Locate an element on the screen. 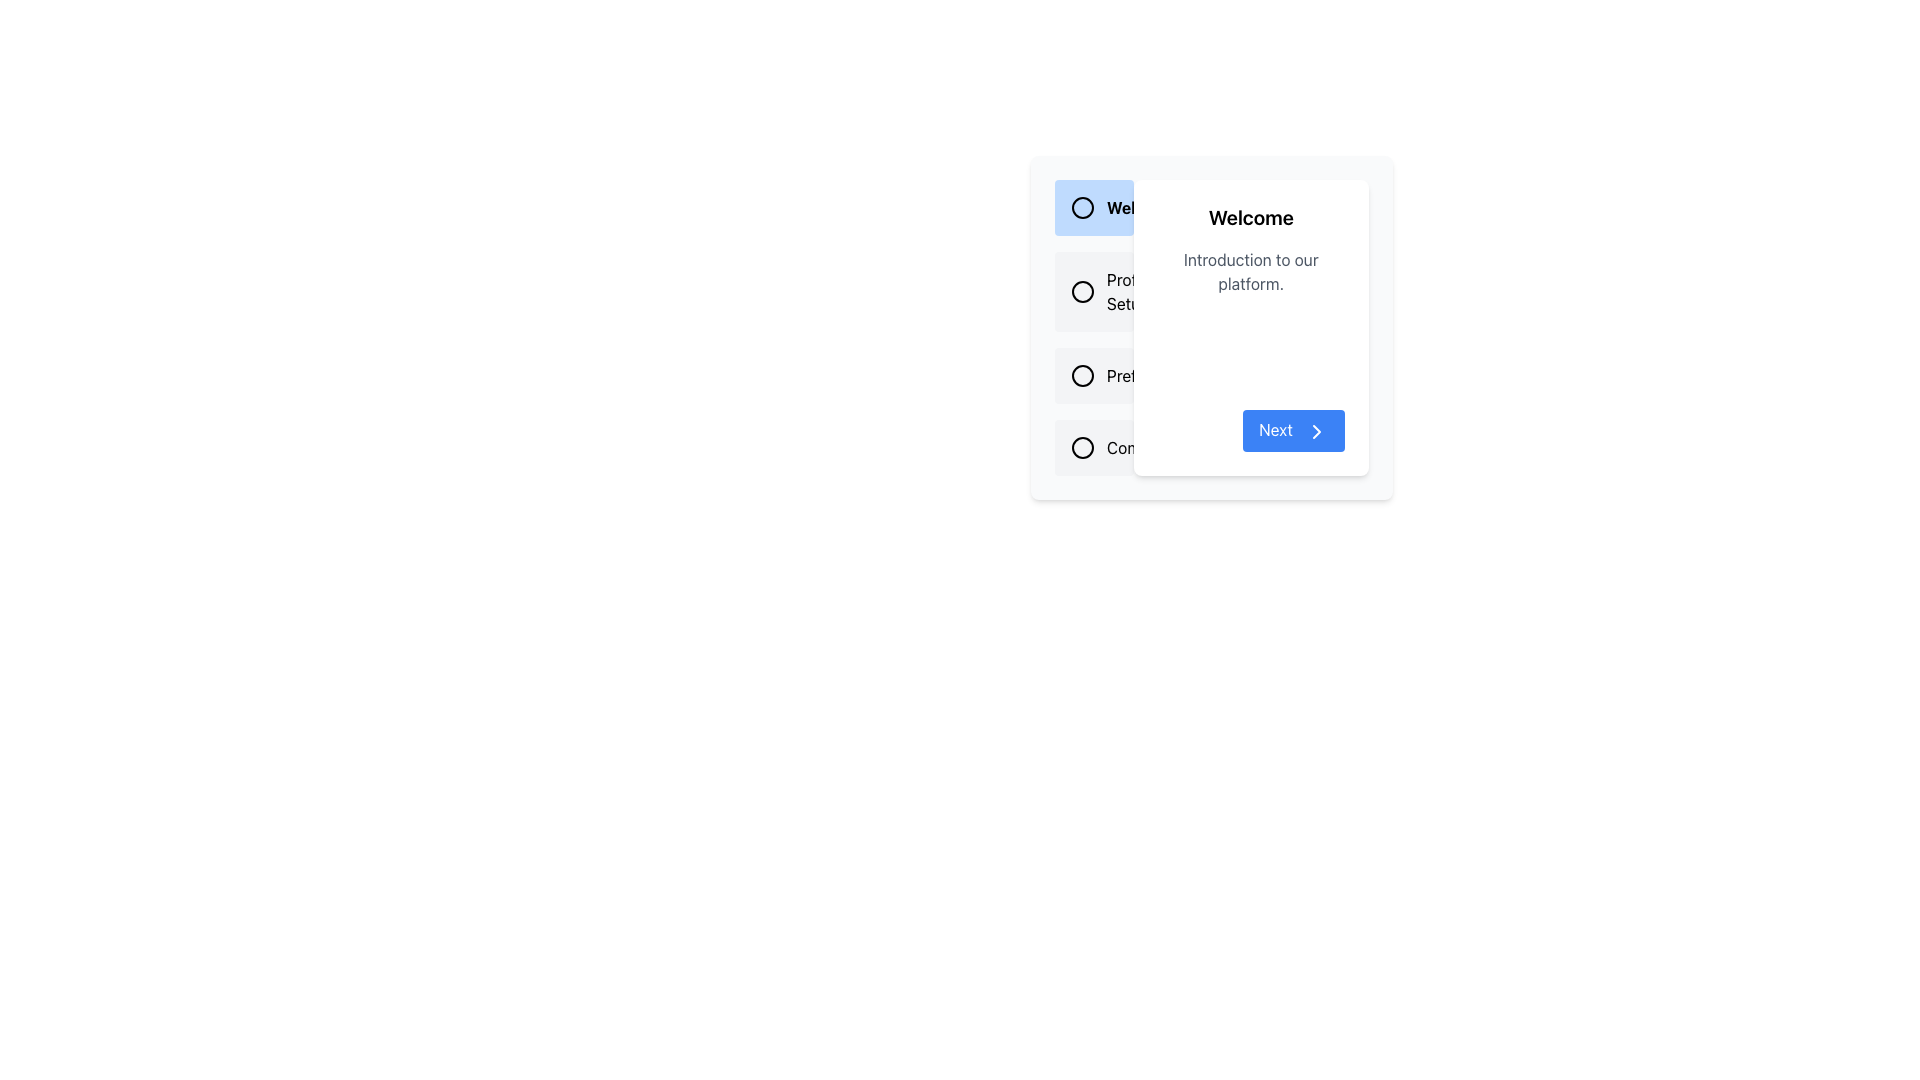 Image resolution: width=1920 pixels, height=1080 pixels. the circle of the third radio button labeled 'Preferences' is located at coordinates (1082, 375).